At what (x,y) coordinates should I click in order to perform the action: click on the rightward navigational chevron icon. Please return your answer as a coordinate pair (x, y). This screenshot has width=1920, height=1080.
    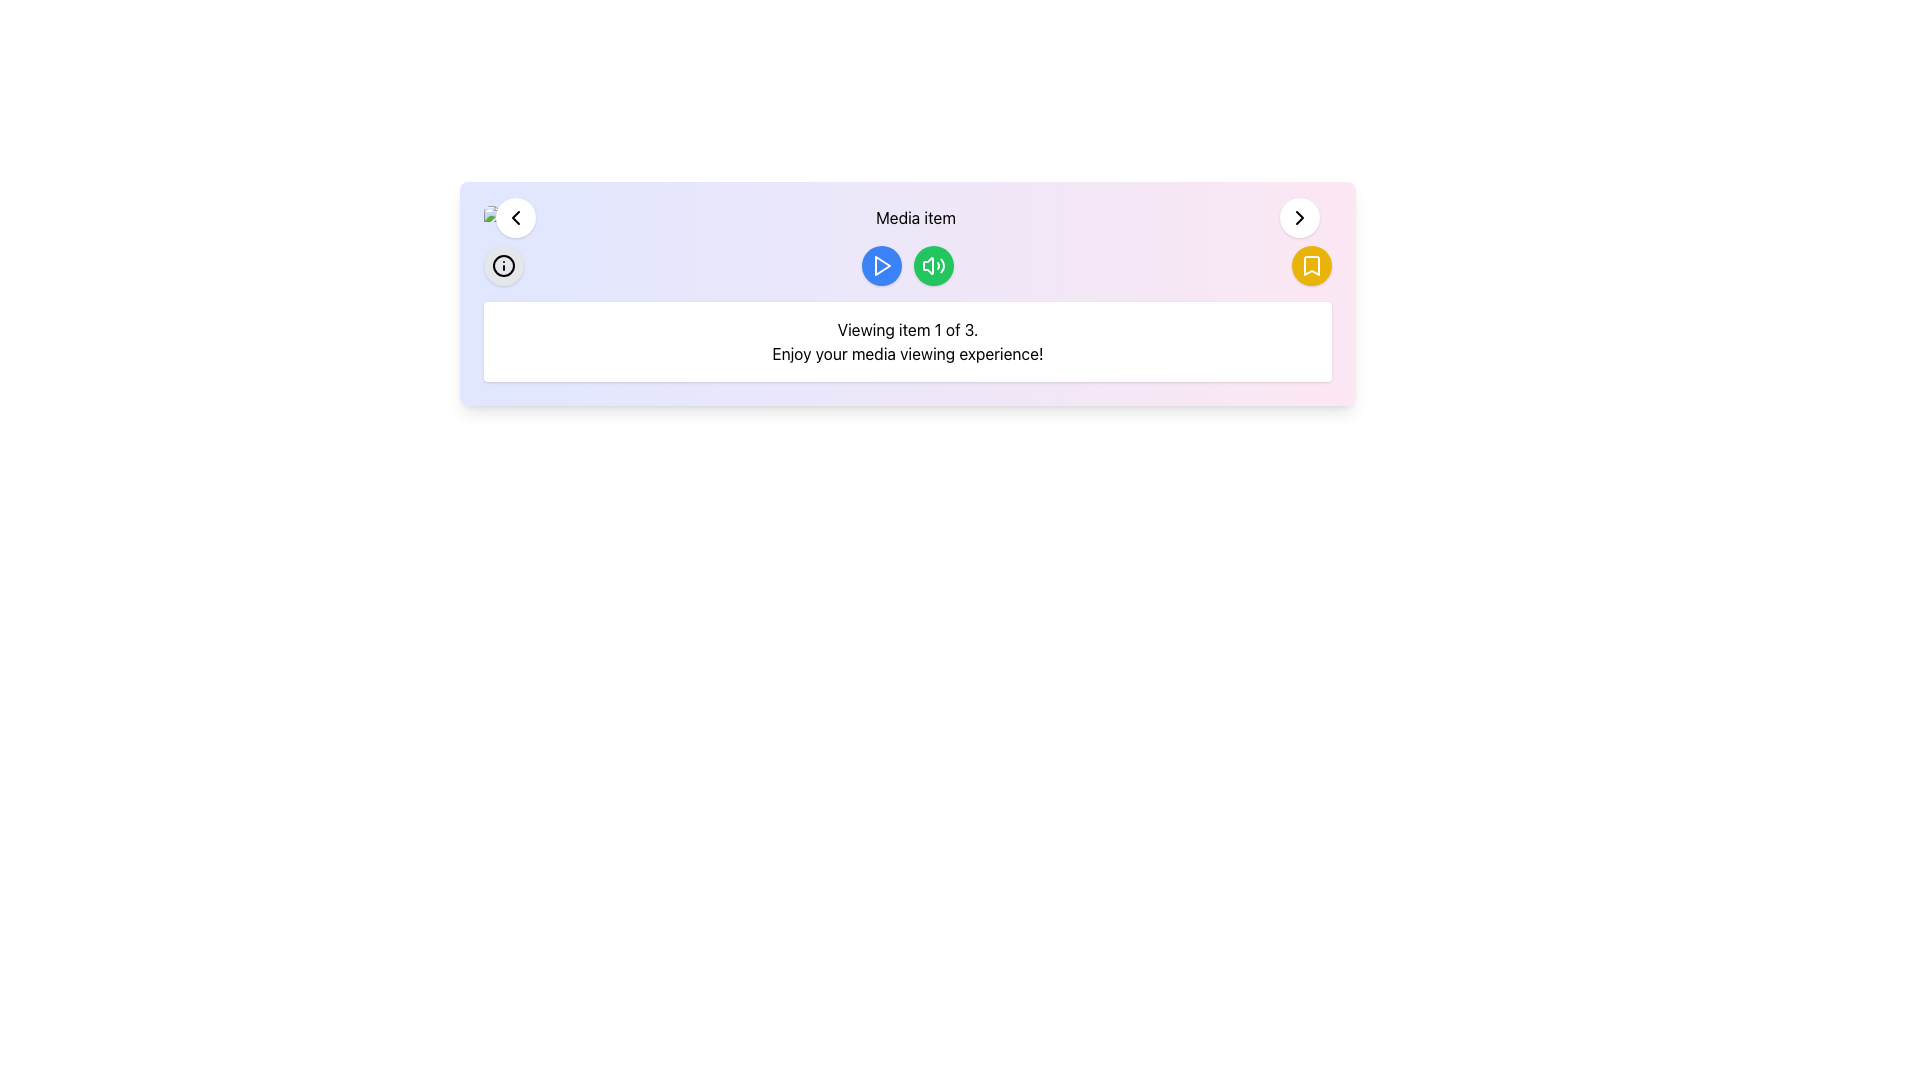
    Looking at the image, I should click on (1300, 218).